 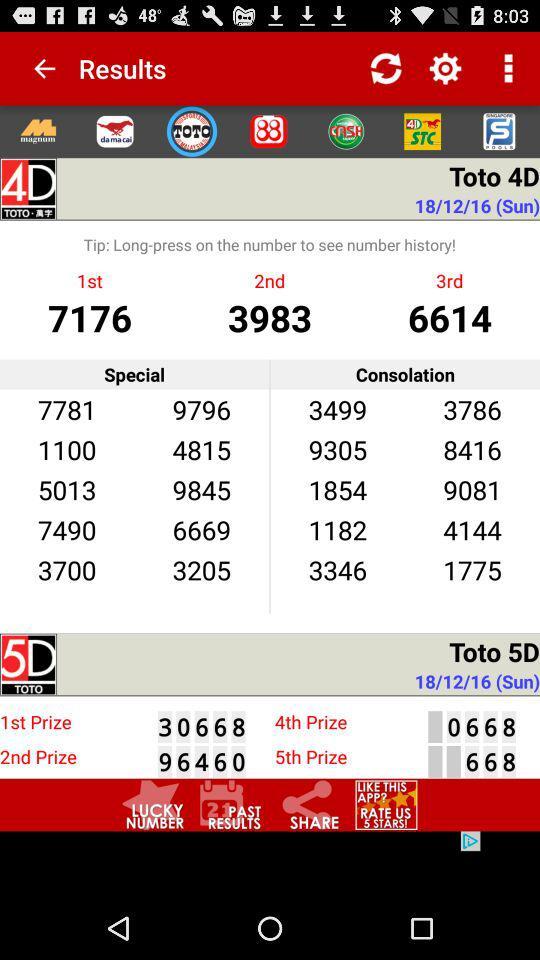 I want to click on icon to the left of the results app, so click(x=36, y=68).